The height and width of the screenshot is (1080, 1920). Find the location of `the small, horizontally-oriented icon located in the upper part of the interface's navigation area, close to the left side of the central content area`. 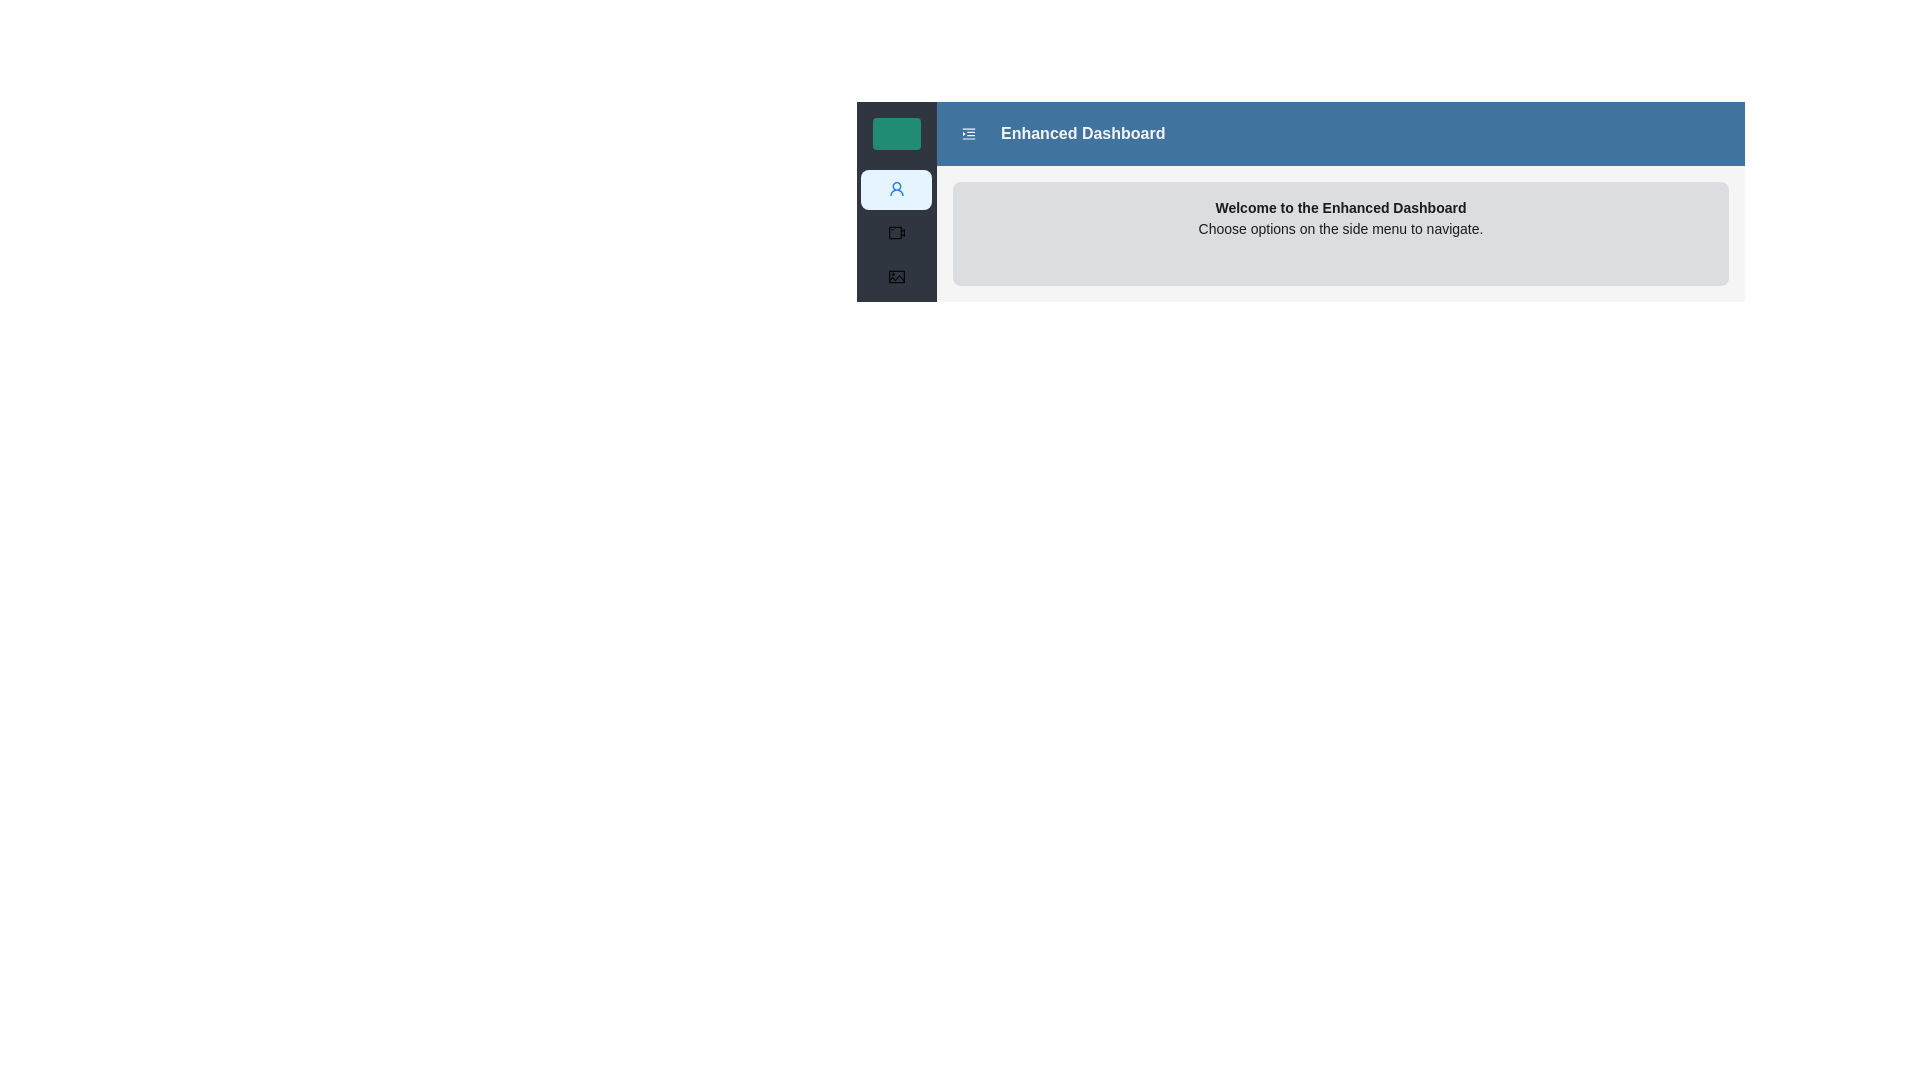

the small, horizontally-oriented icon located in the upper part of the interface's navigation area, close to the left side of the central content area is located at coordinates (969, 133).